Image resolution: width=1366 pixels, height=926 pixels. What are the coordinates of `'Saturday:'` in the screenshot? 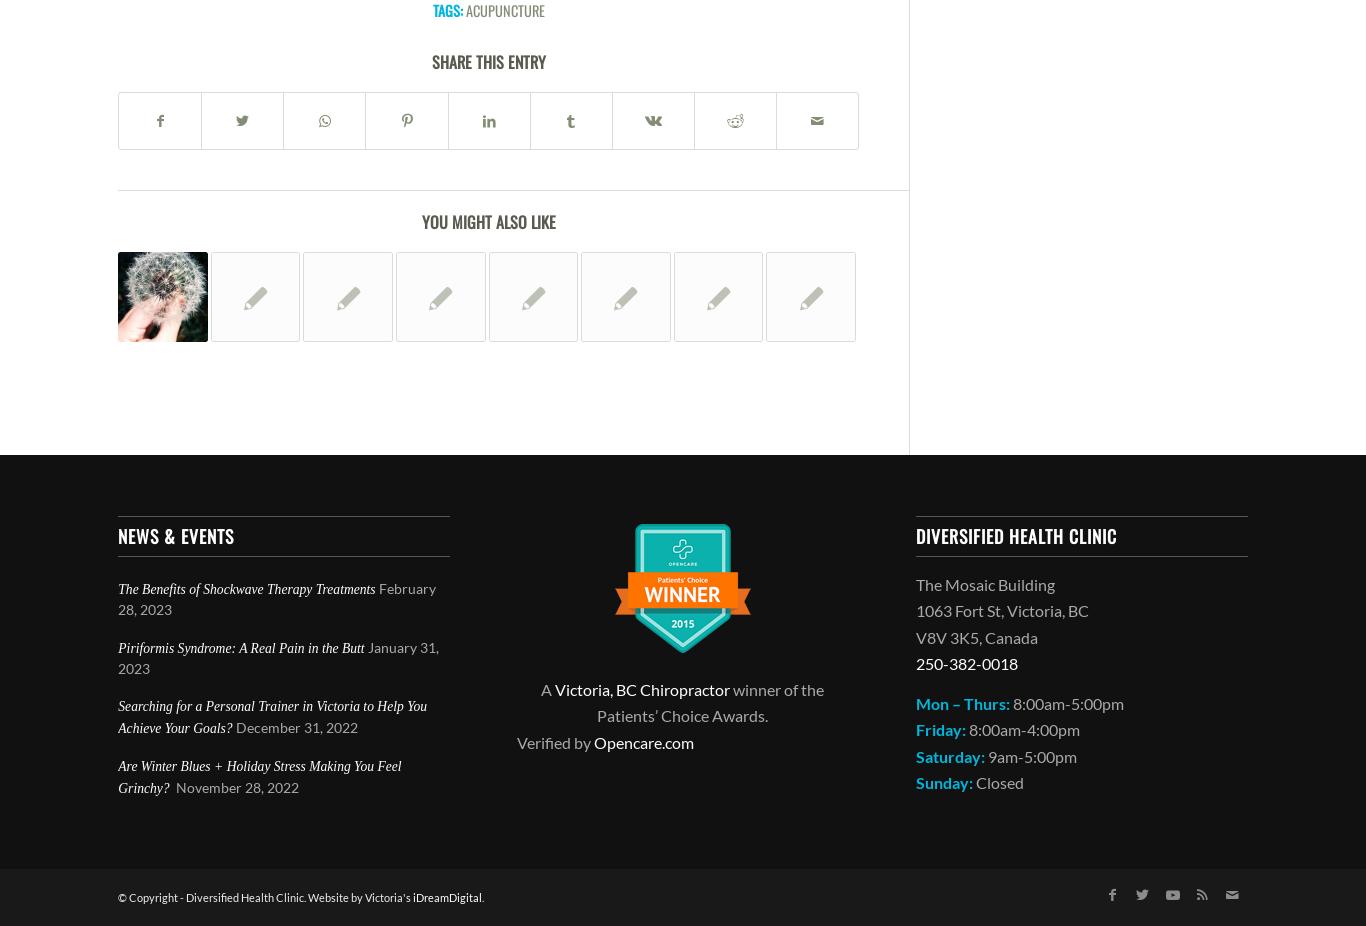 It's located at (950, 755).